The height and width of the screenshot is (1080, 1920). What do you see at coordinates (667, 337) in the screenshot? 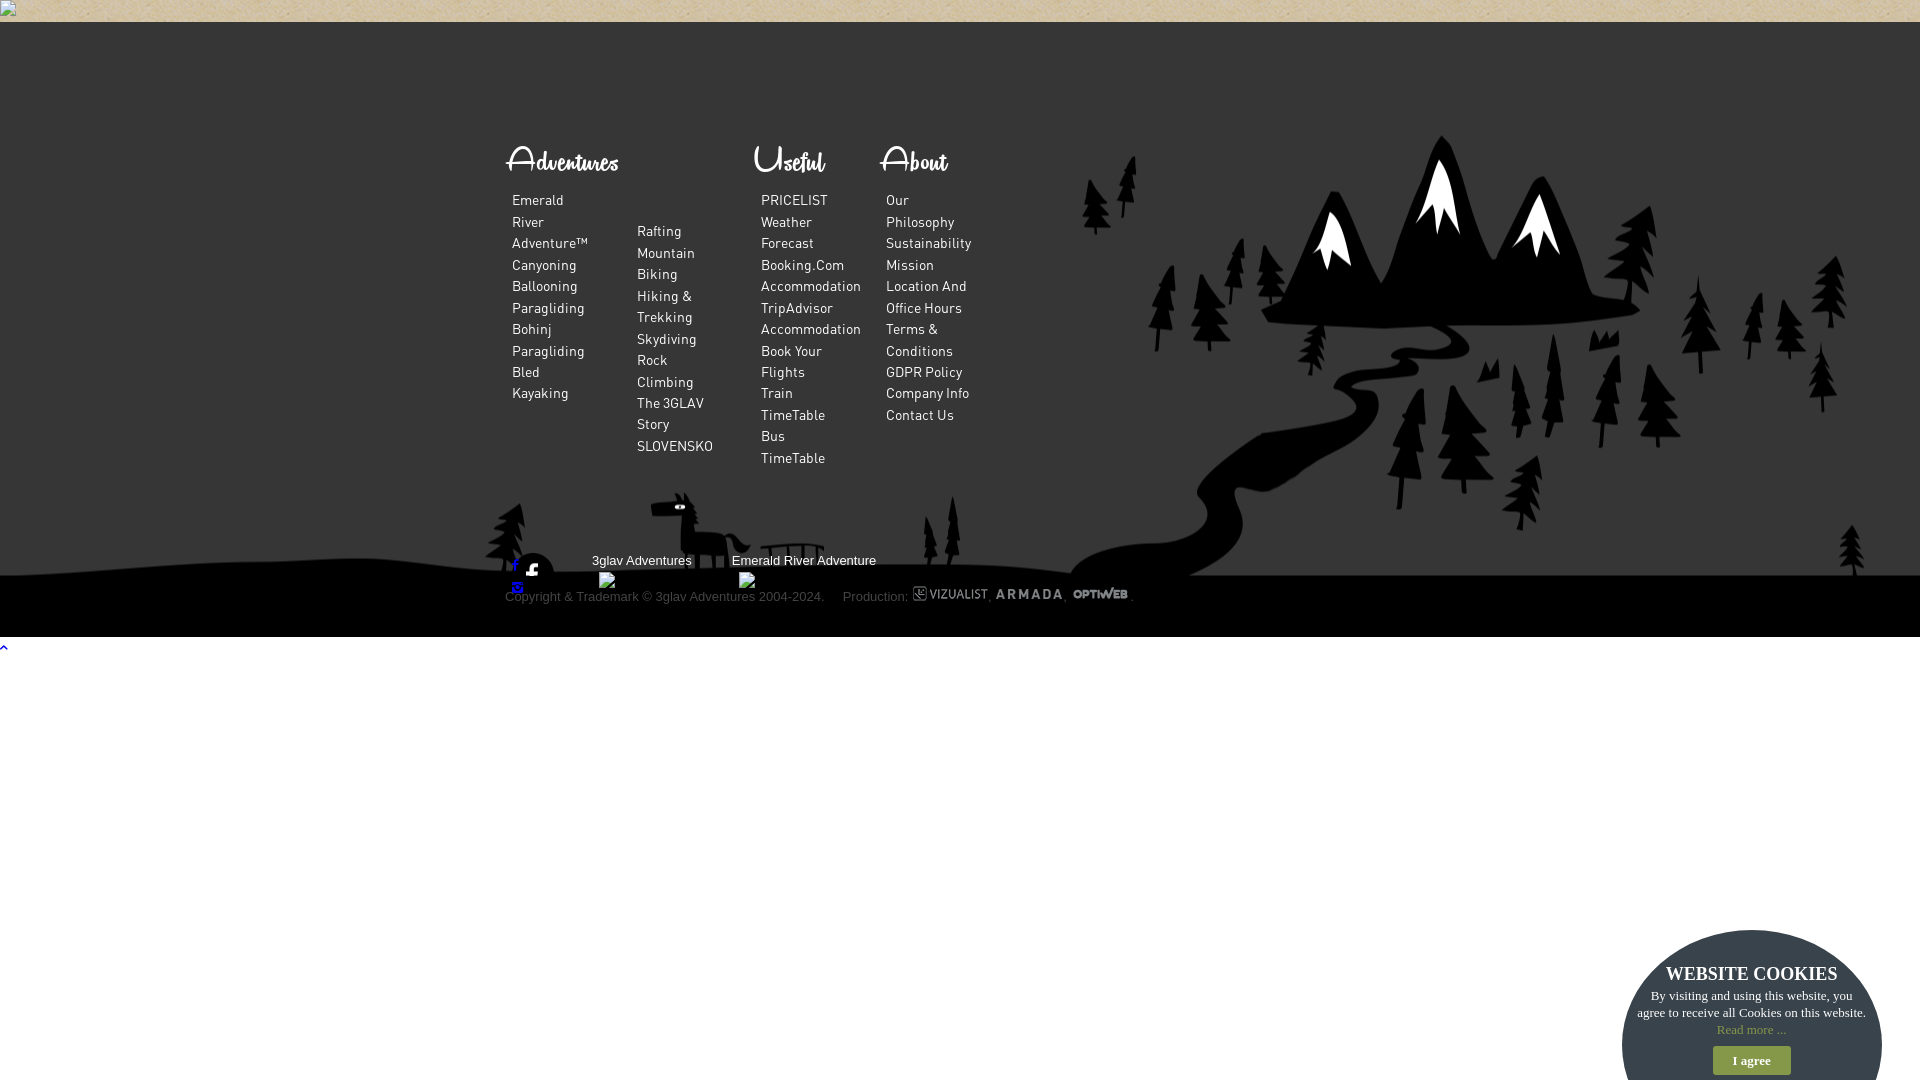
I see `'Skydiving'` at bounding box center [667, 337].